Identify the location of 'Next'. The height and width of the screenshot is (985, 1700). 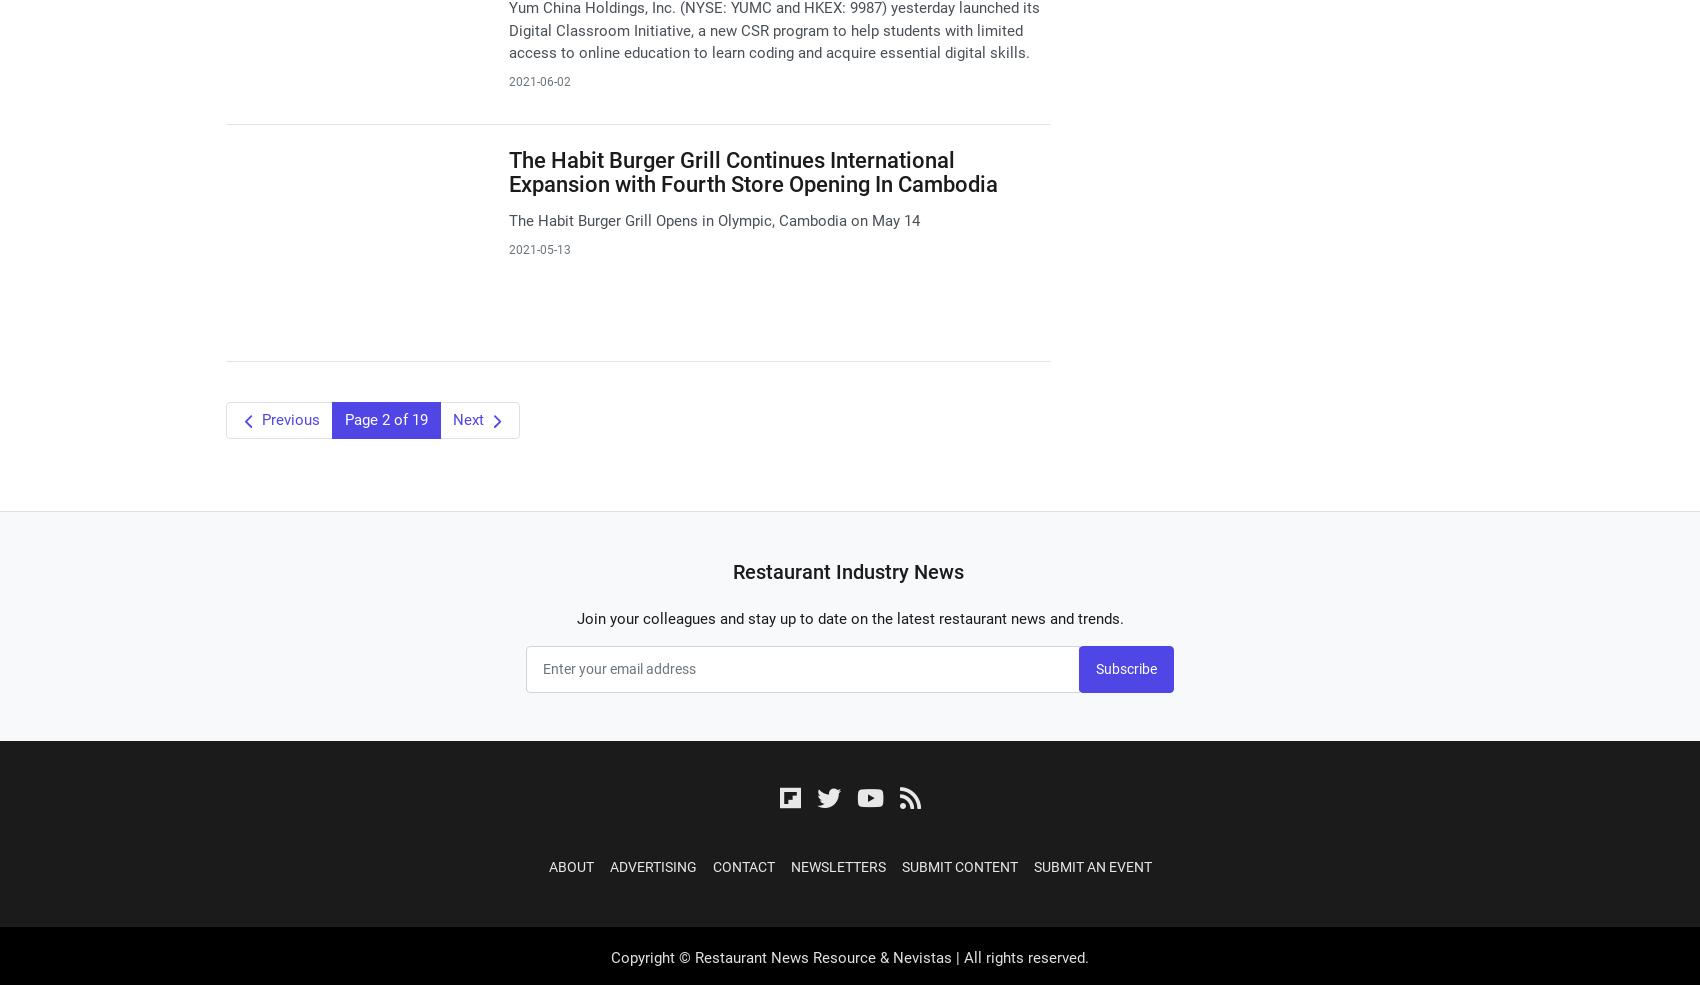
(468, 419).